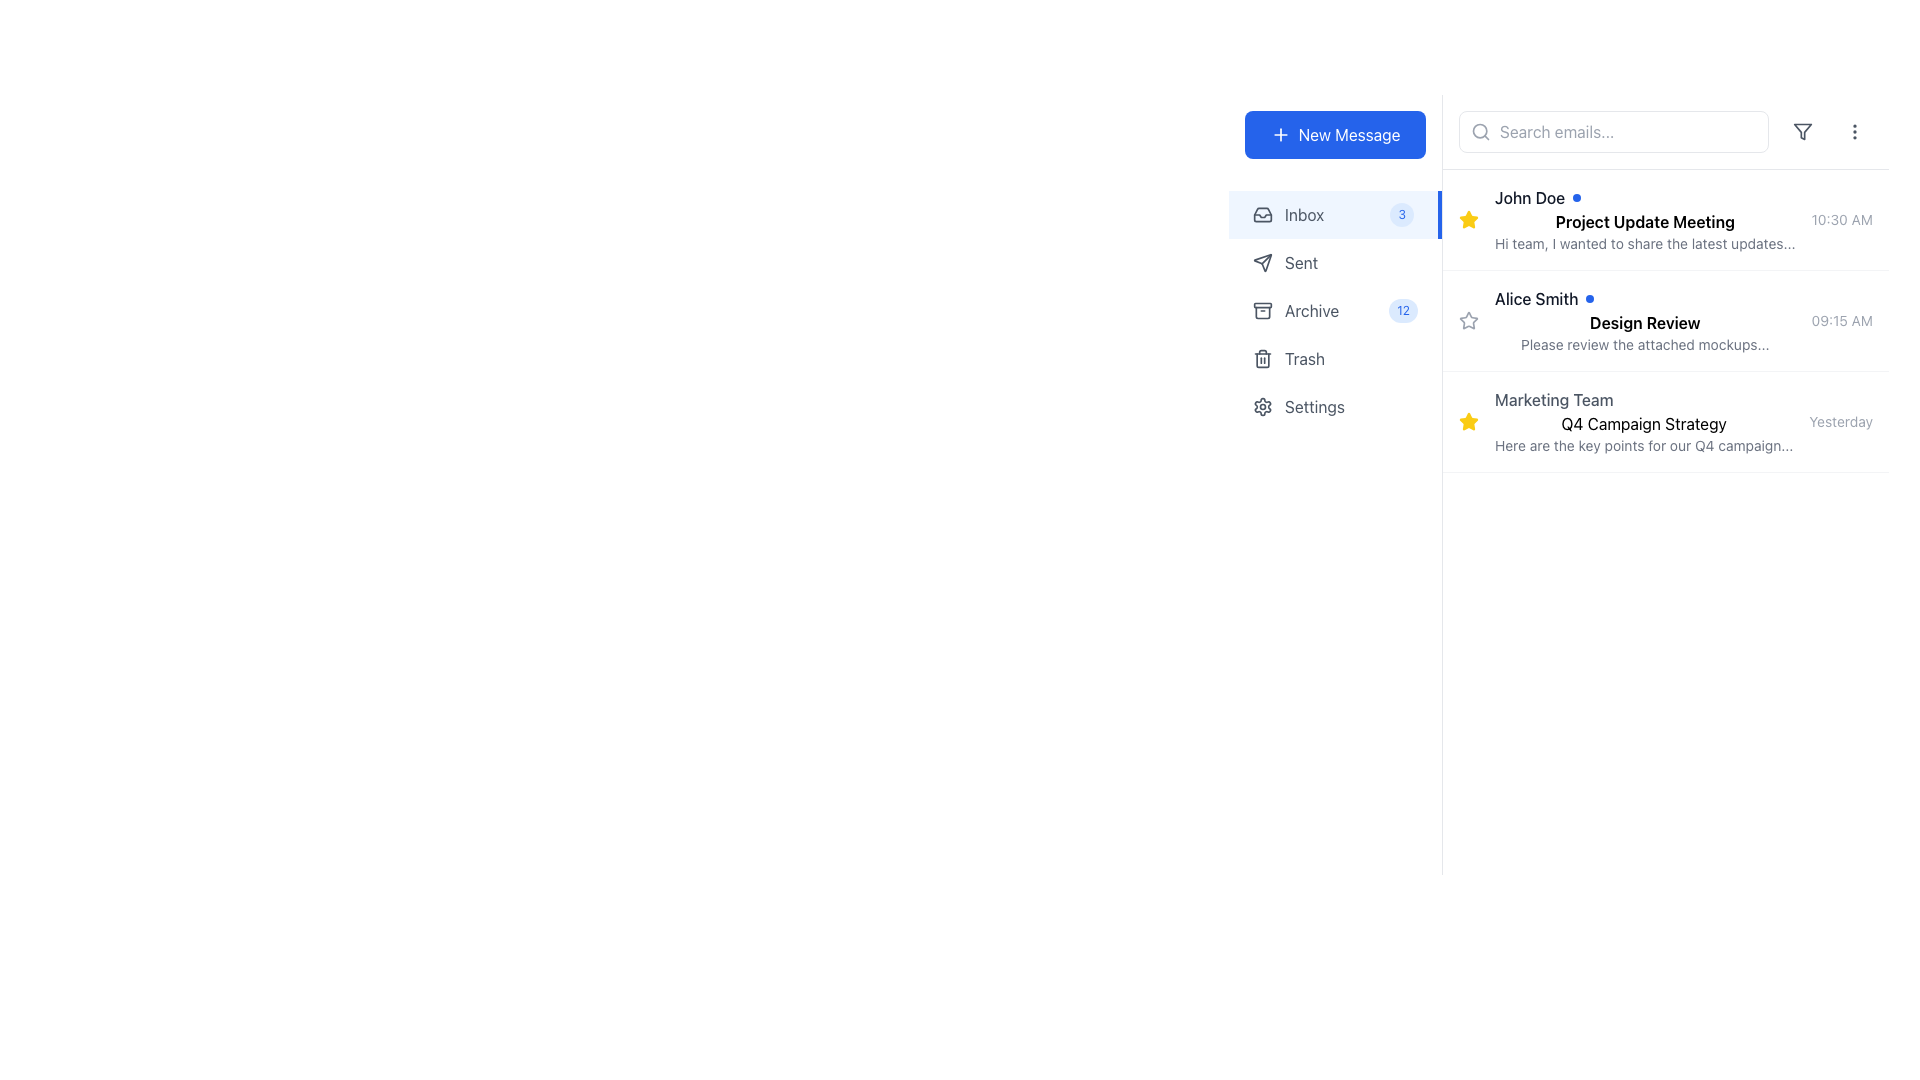  What do you see at coordinates (1645, 222) in the screenshot?
I see `the text label identifying the email subject line from 'John Doe'` at bounding box center [1645, 222].